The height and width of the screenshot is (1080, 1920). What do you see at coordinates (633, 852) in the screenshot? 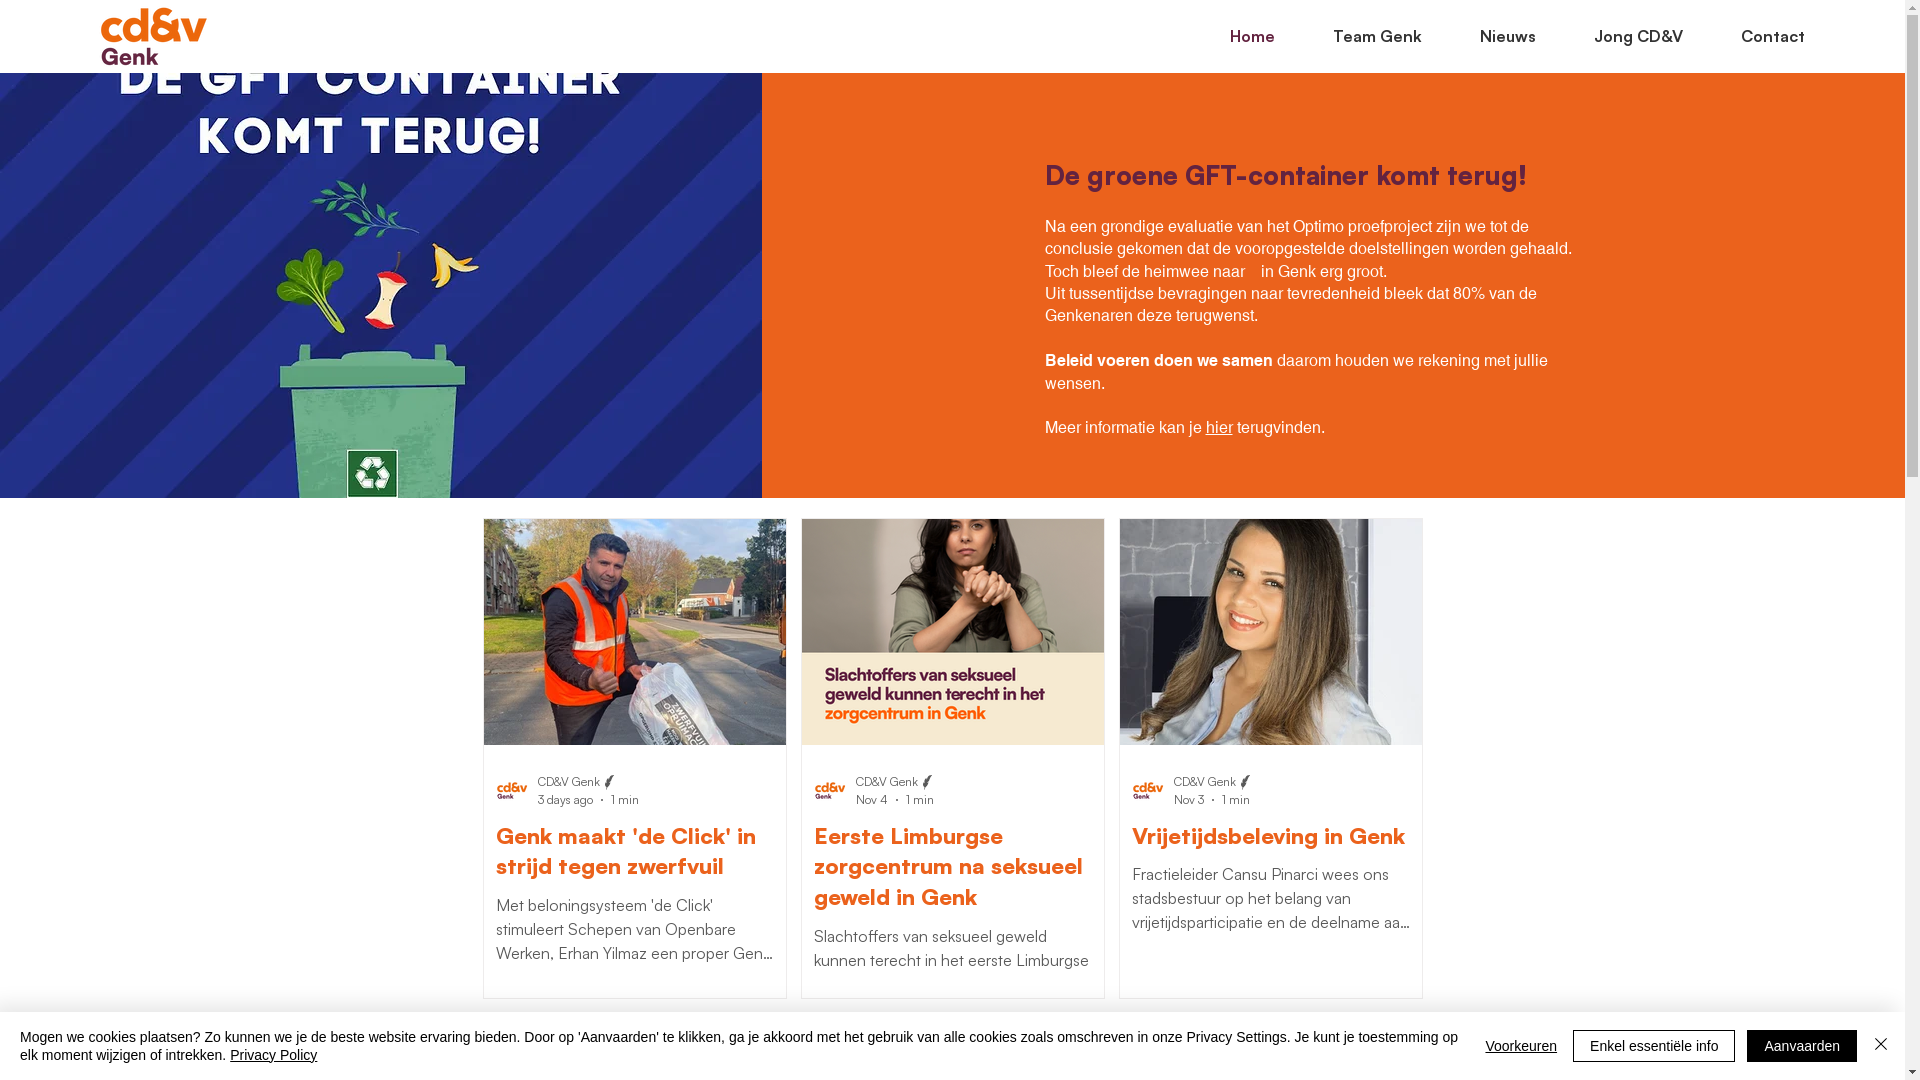
I see `'Genk maakt 'de Click' in strijd tegen zwerfvuil'` at bounding box center [633, 852].